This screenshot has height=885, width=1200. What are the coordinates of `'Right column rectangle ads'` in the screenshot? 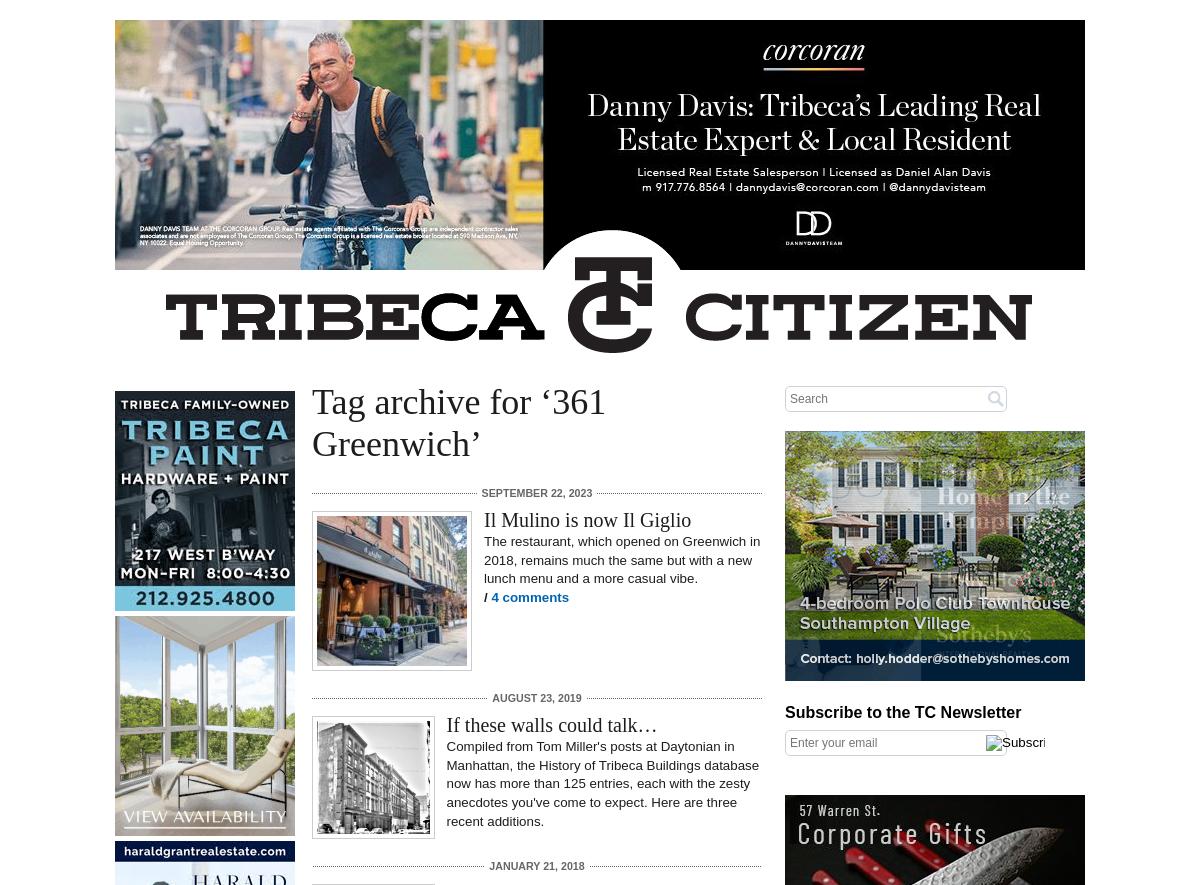 It's located at (801, 787).